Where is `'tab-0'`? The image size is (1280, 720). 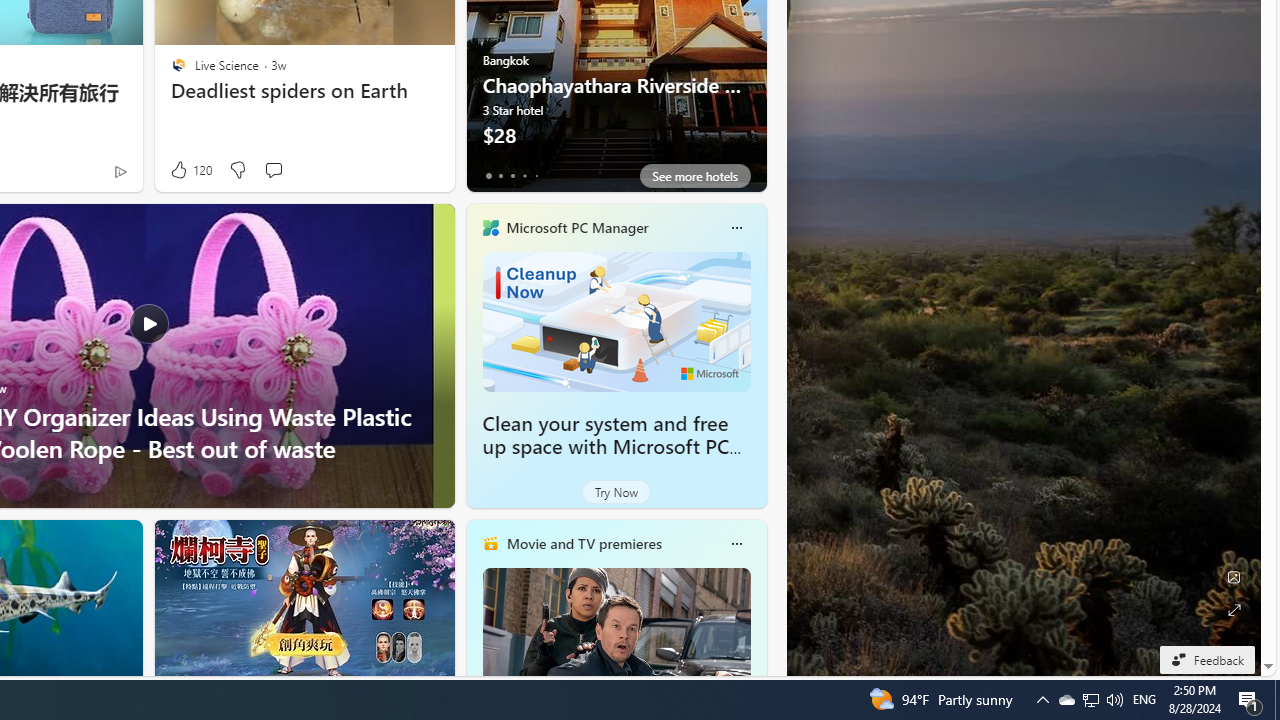
'tab-0' is located at coordinates (488, 175).